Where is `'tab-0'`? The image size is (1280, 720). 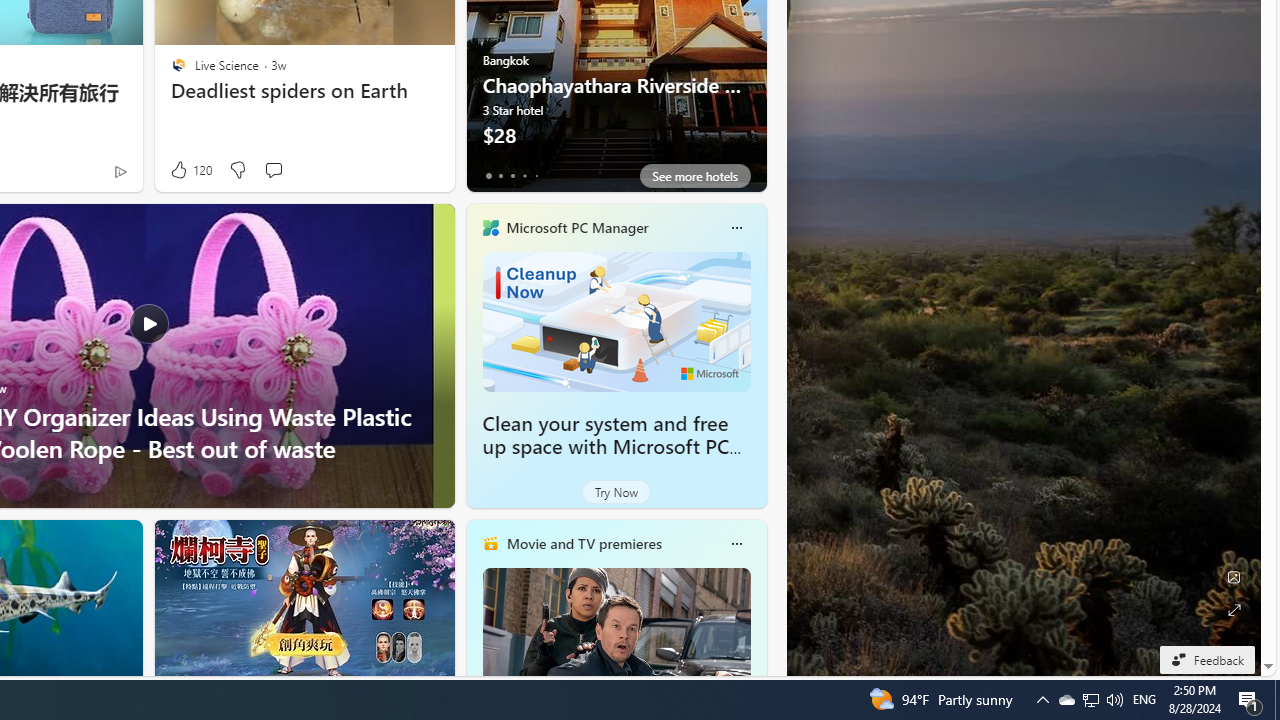
'tab-0' is located at coordinates (488, 175).